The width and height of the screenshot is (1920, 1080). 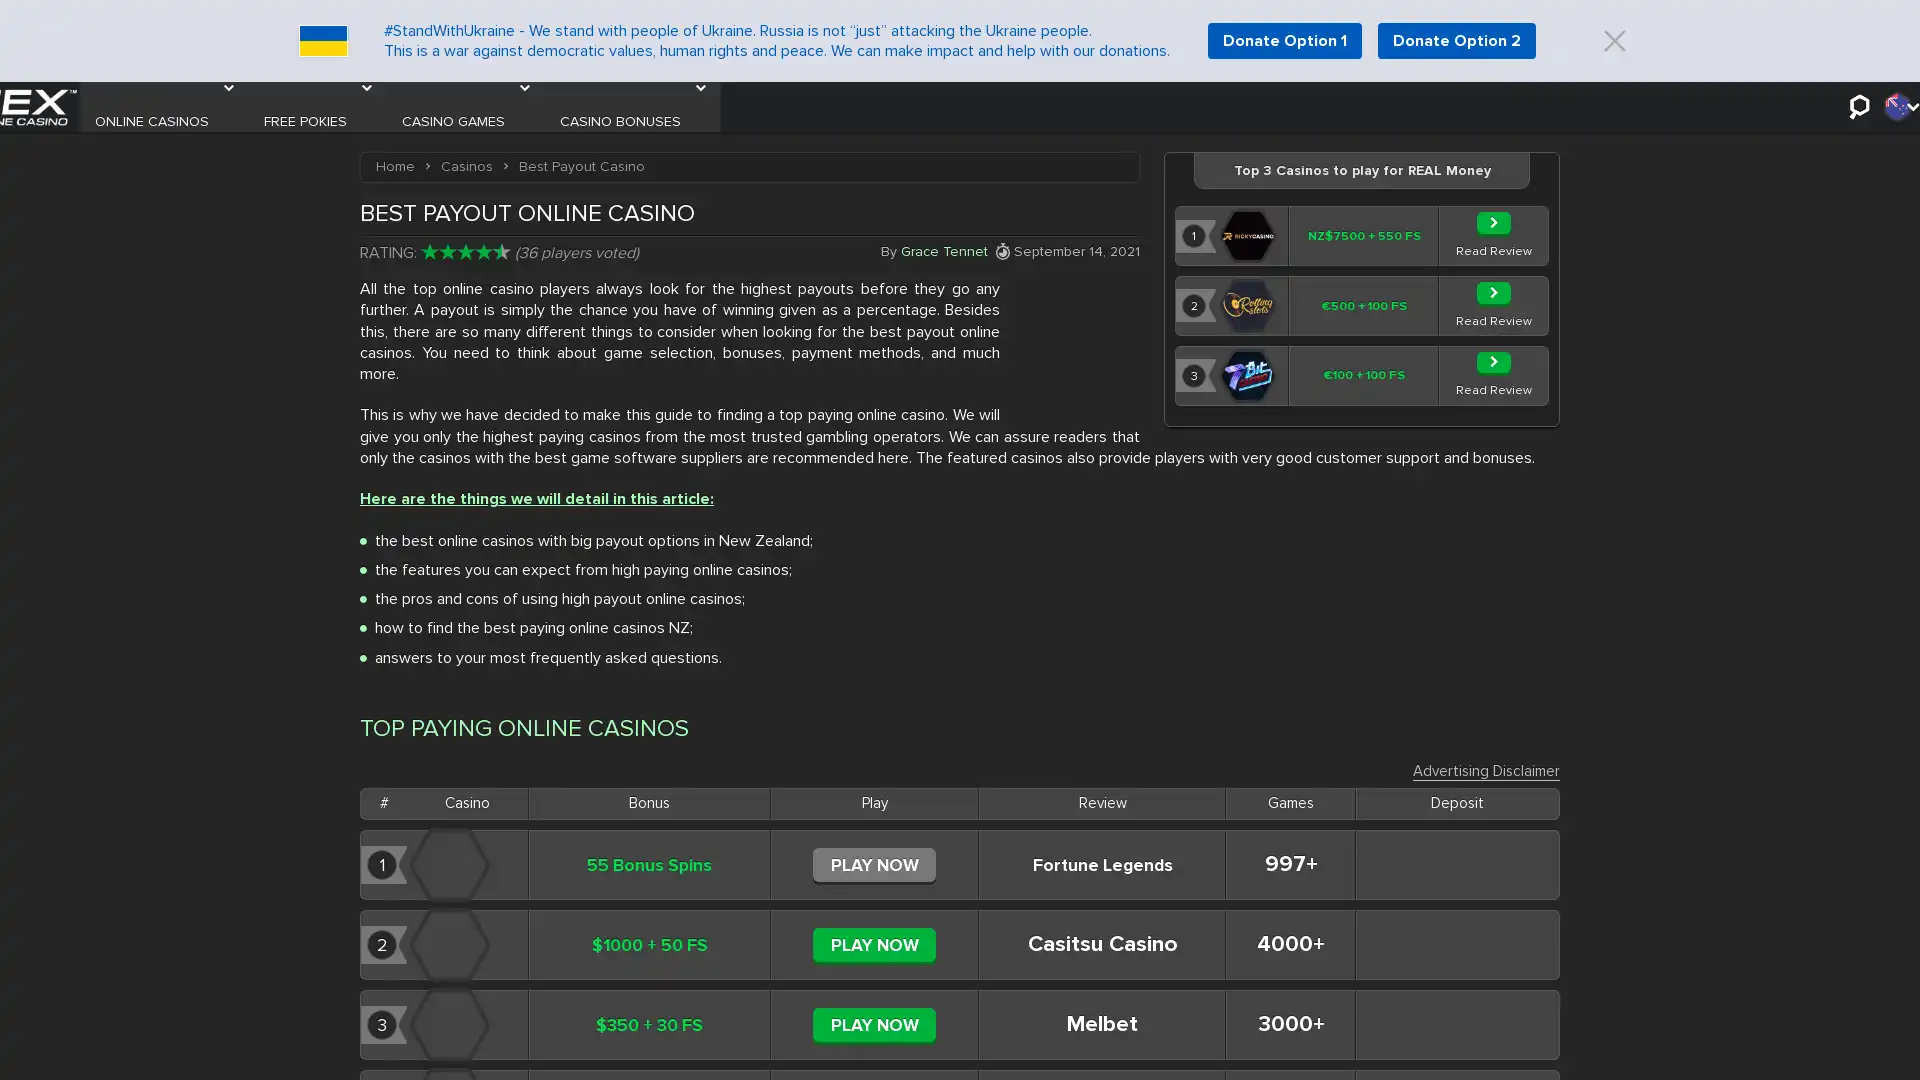 What do you see at coordinates (874, 1036) in the screenshot?
I see `PLAY NOW` at bounding box center [874, 1036].